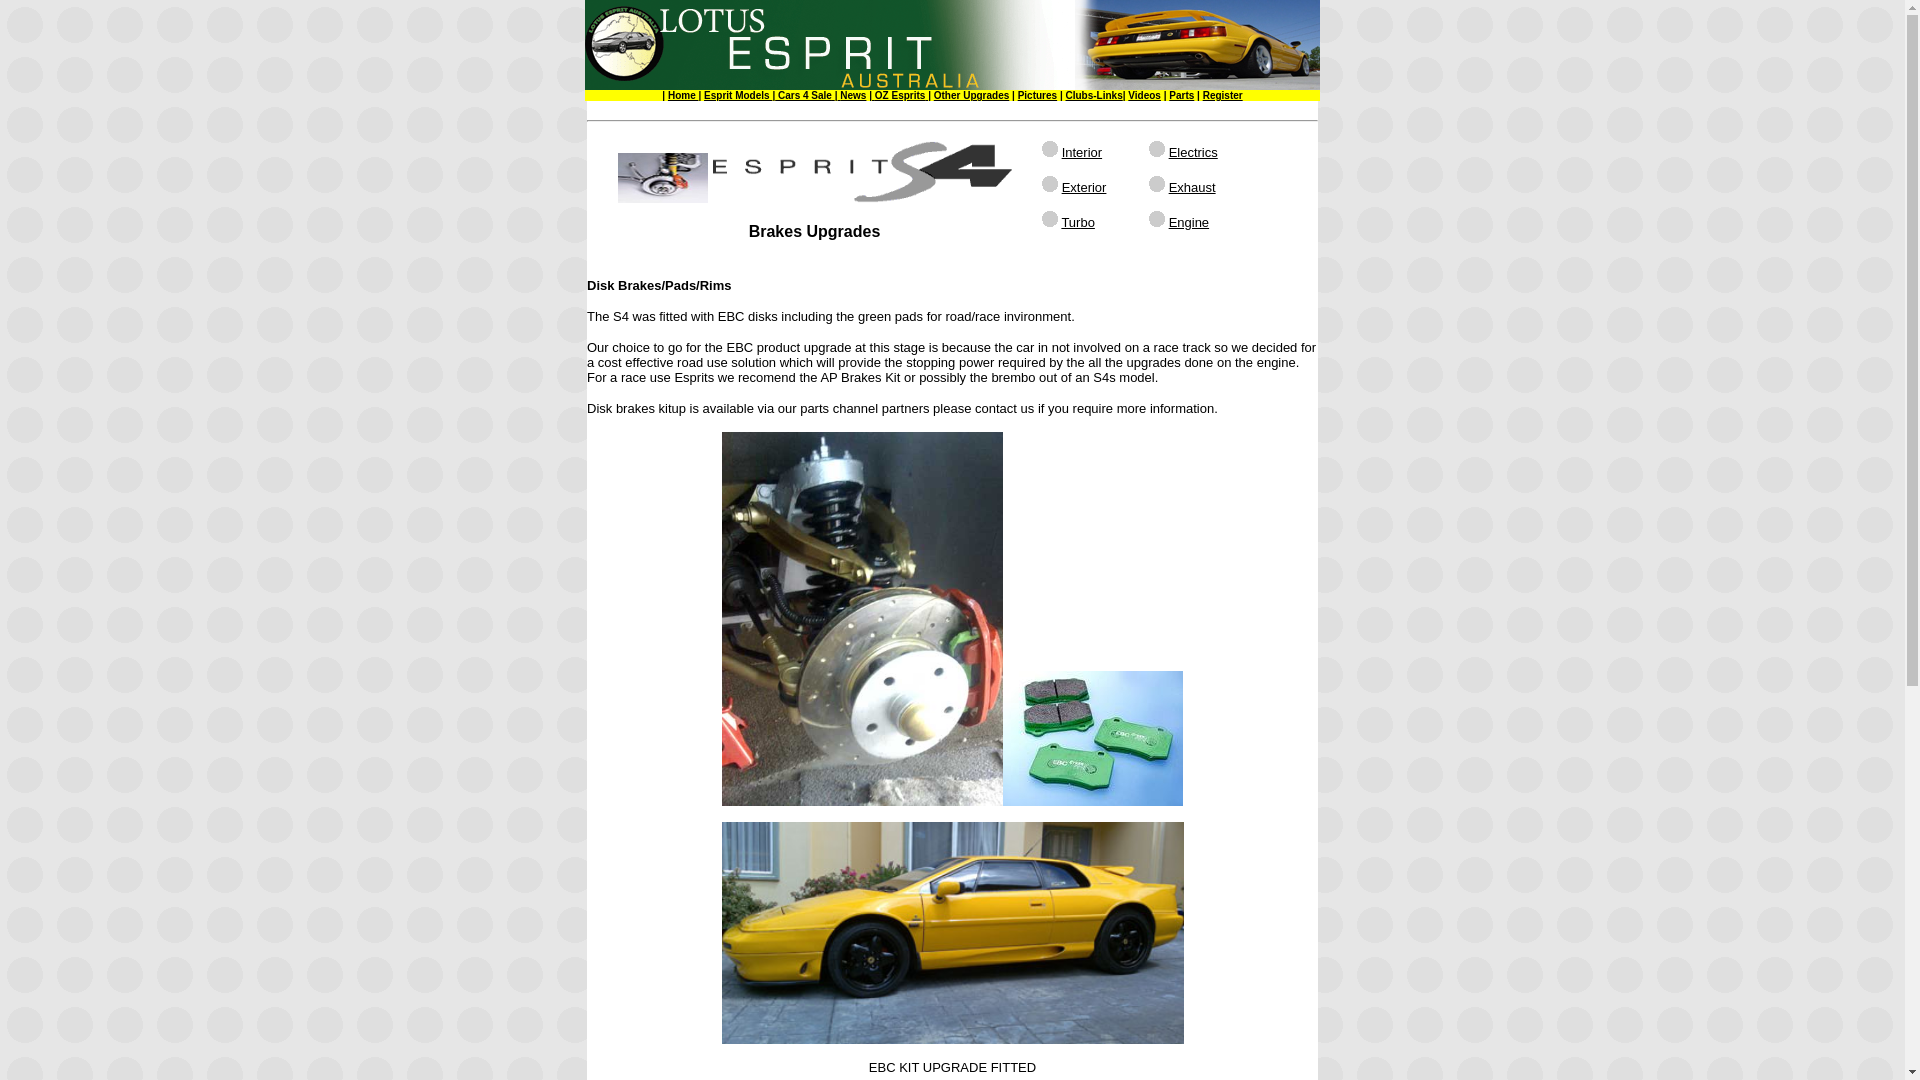 This screenshot has height=1080, width=1920. Describe the element at coordinates (683, 95) in the screenshot. I see `'Home'` at that location.